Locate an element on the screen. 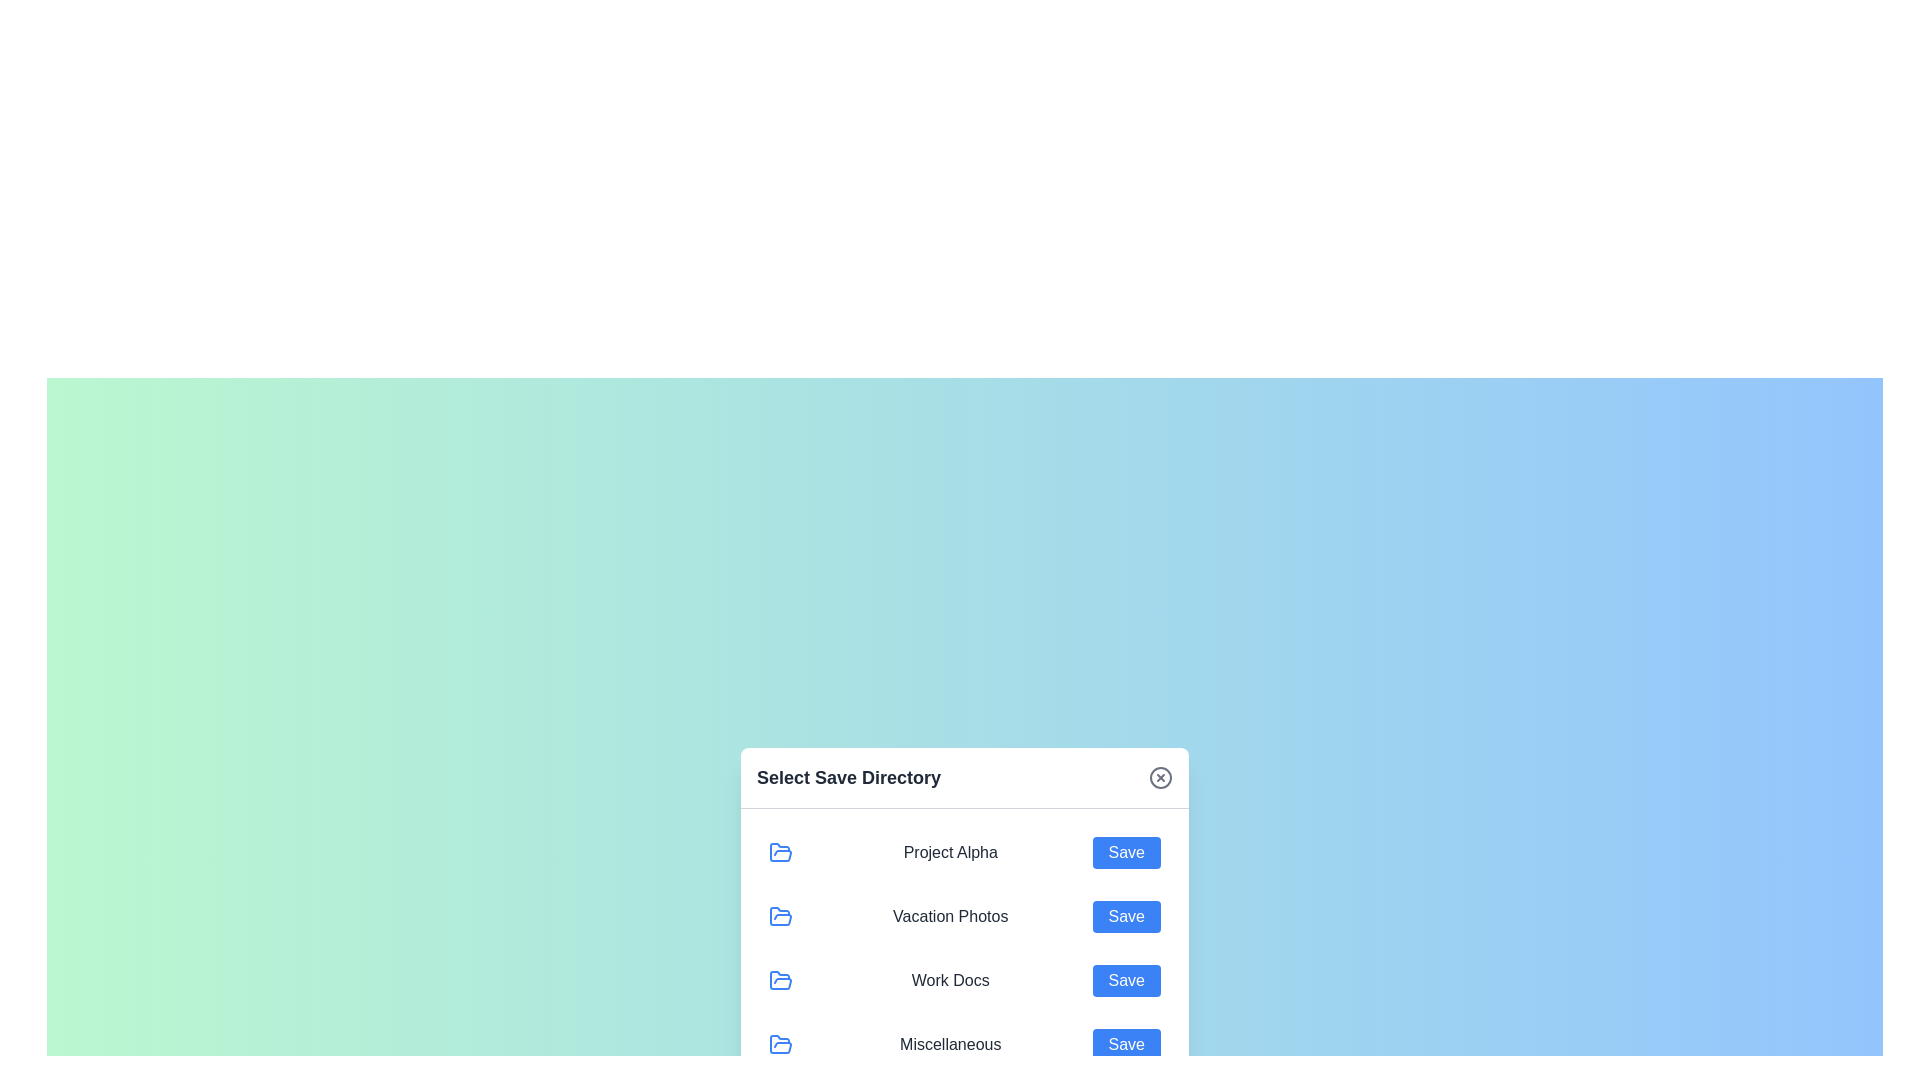 The width and height of the screenshot is (1920, 1080). 'Save' button for the directory Vacation Photos is located at coordinates (1126, 916).